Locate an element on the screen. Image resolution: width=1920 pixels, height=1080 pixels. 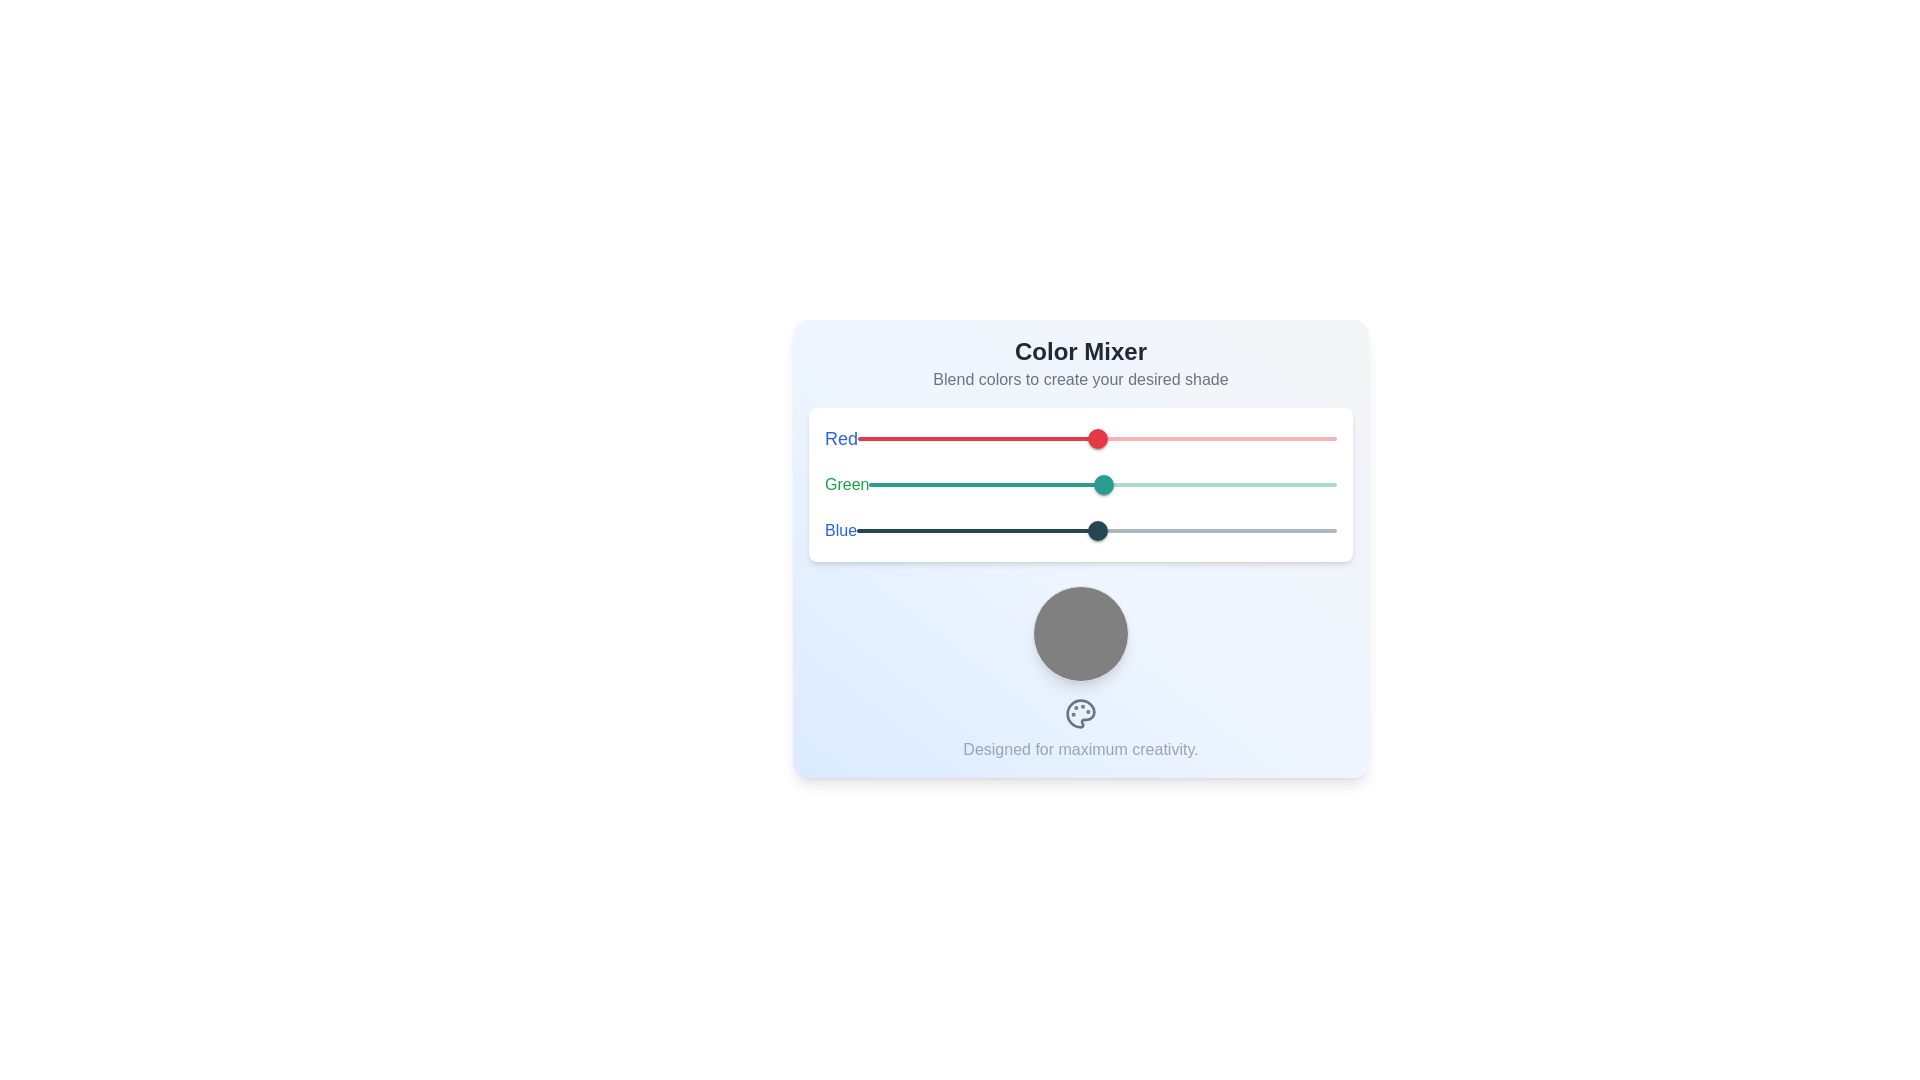
the red component of the color is located at coordinates (1089, 438).